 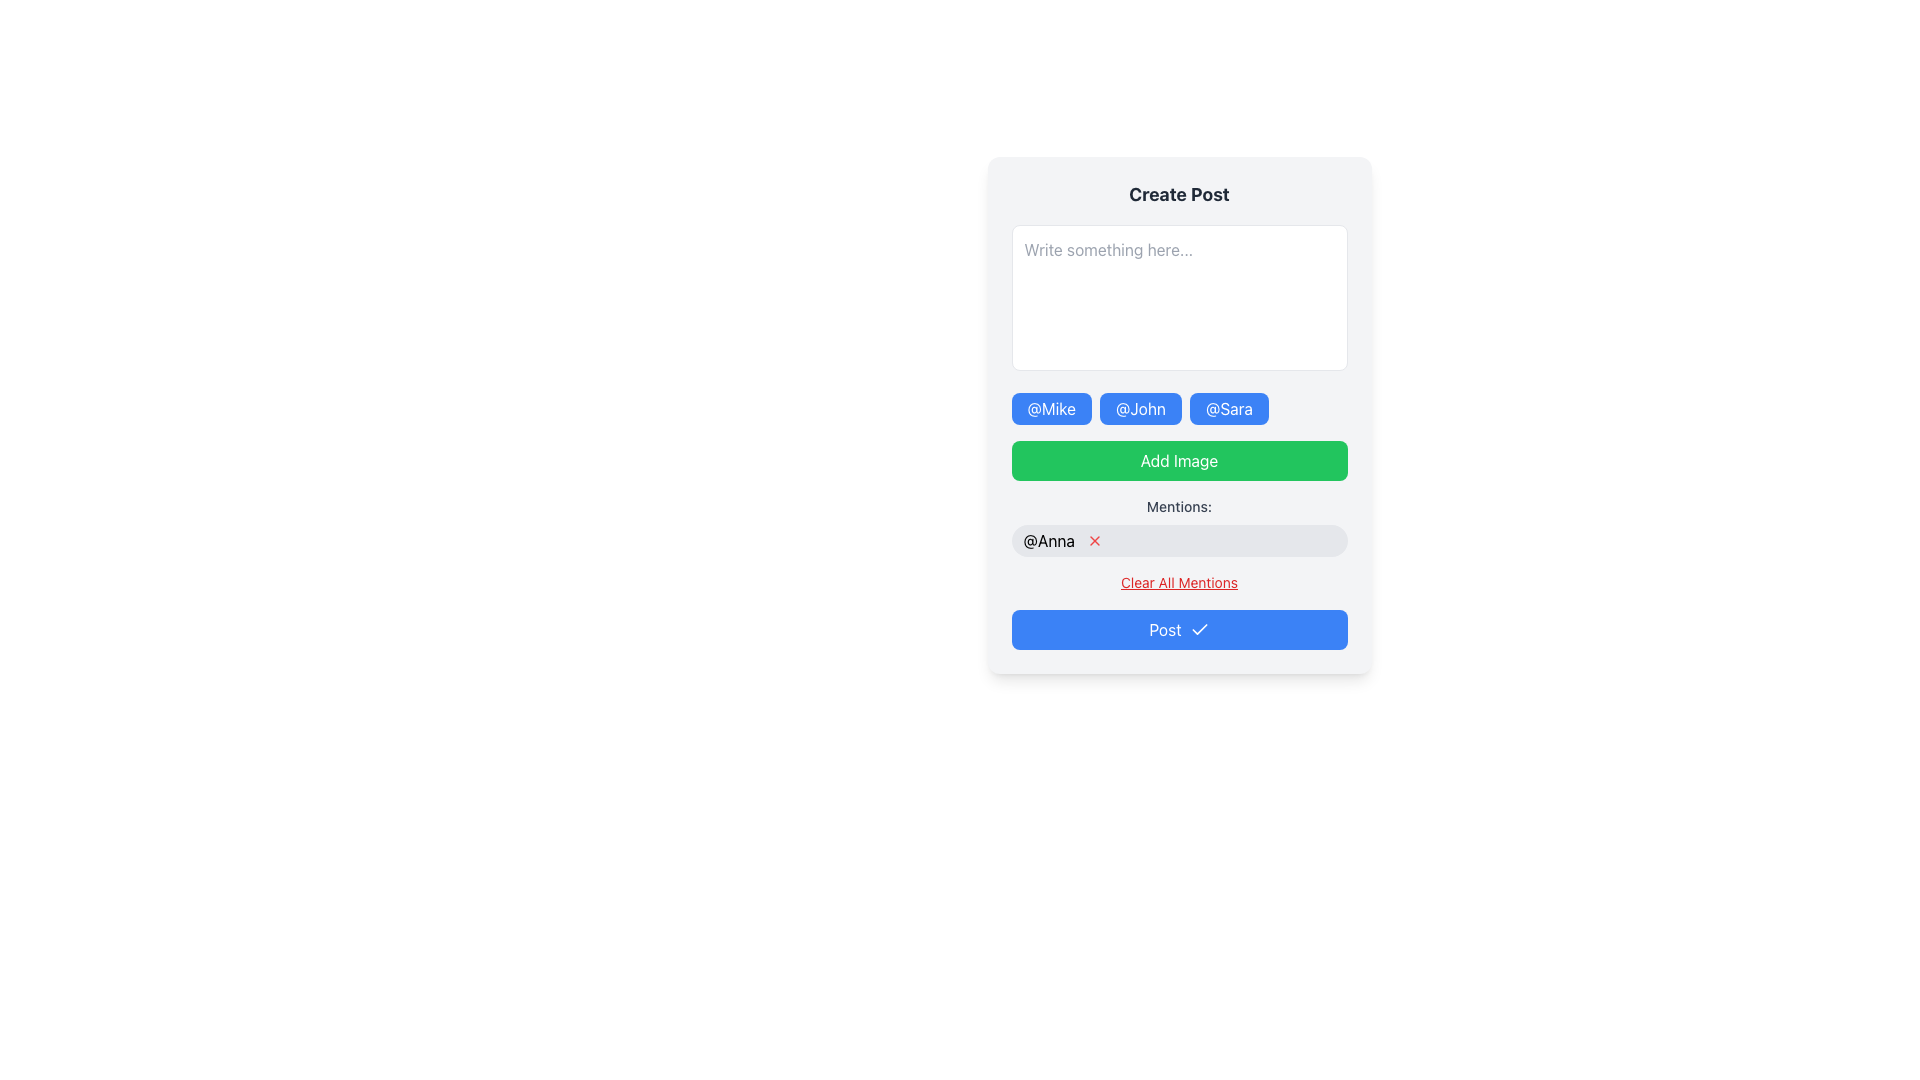 What do you see at coordinates (1199, 628) in the screenshot?
I see `the checkmark icon that is white with rounded edges, enclosed in a blue background, located to the right of the 'Post' text within the 'Post' button at the bottom of the form` at bounding box center [1199, 628].